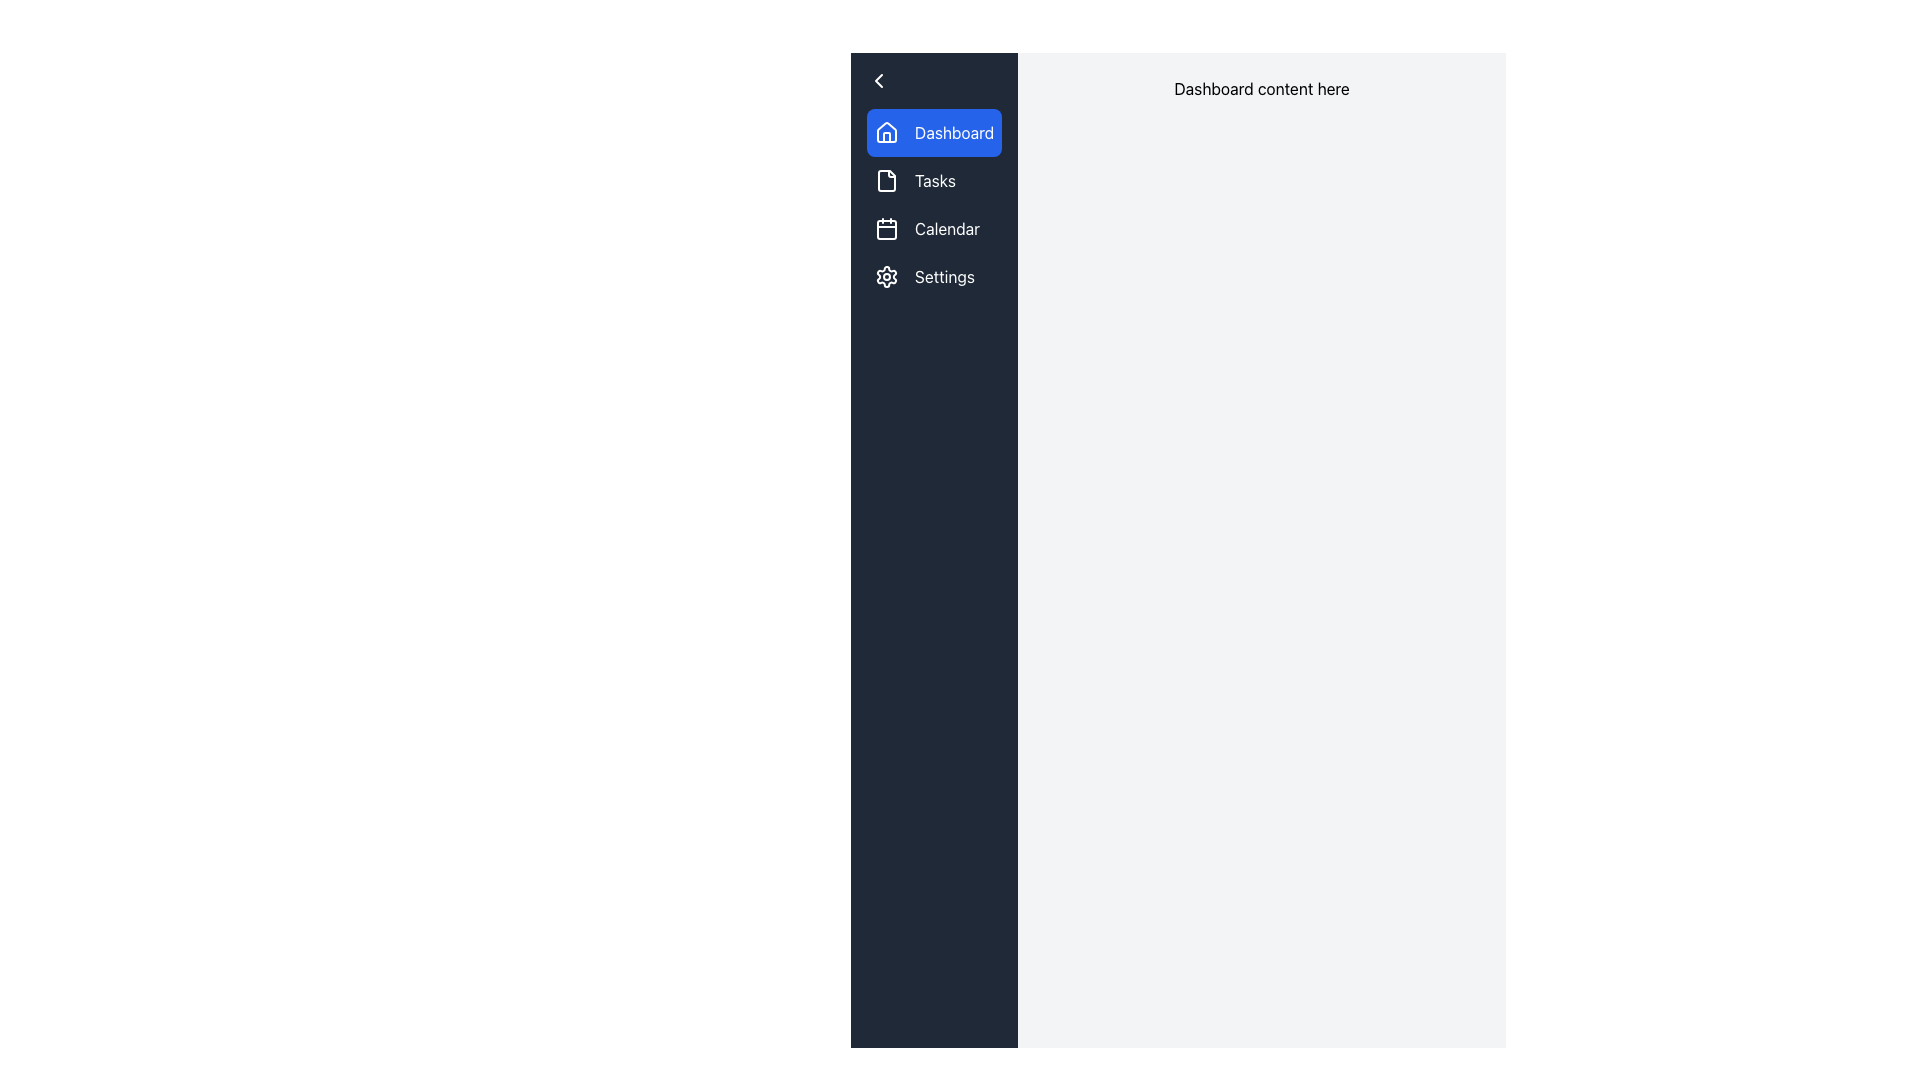  I want to click on the navigation button located immediately below the 'Dashboard' item and above the 'Calendar' item, so click(933, 181).